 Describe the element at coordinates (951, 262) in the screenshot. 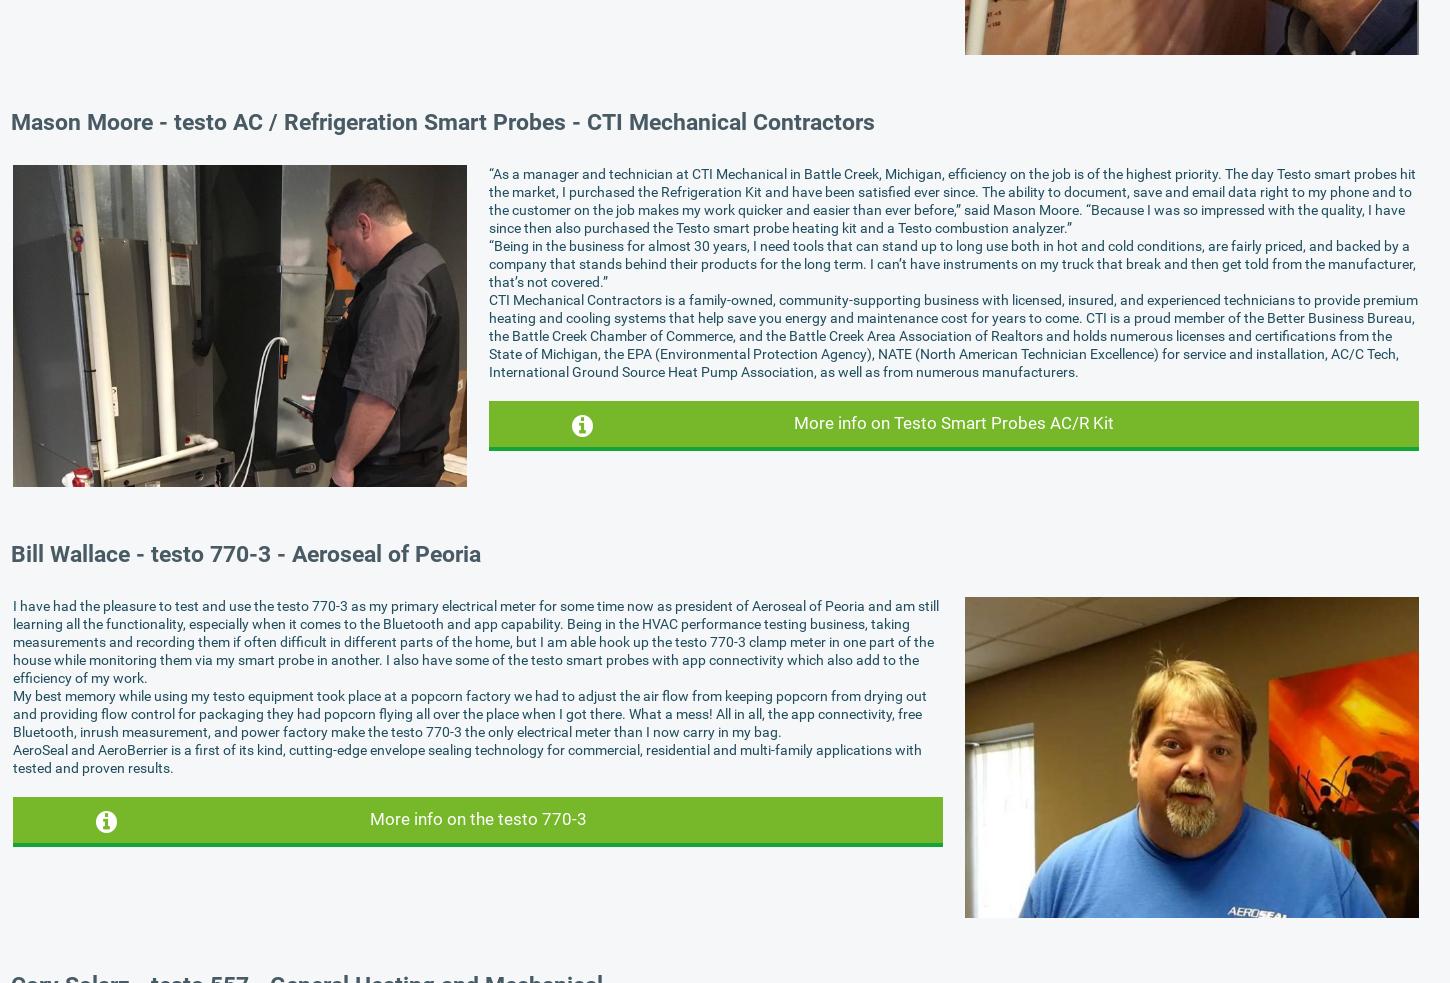

I see `'“Being in the business for almost 30 years, I need tools that can stand up to long use both in hot and cold conditions, are fairly priced, and backed by a company that stands behind their products for the long term. I can’t have instruments on my truck that break and then get told from the manufacturer, that’s not covered.”'` at that location.